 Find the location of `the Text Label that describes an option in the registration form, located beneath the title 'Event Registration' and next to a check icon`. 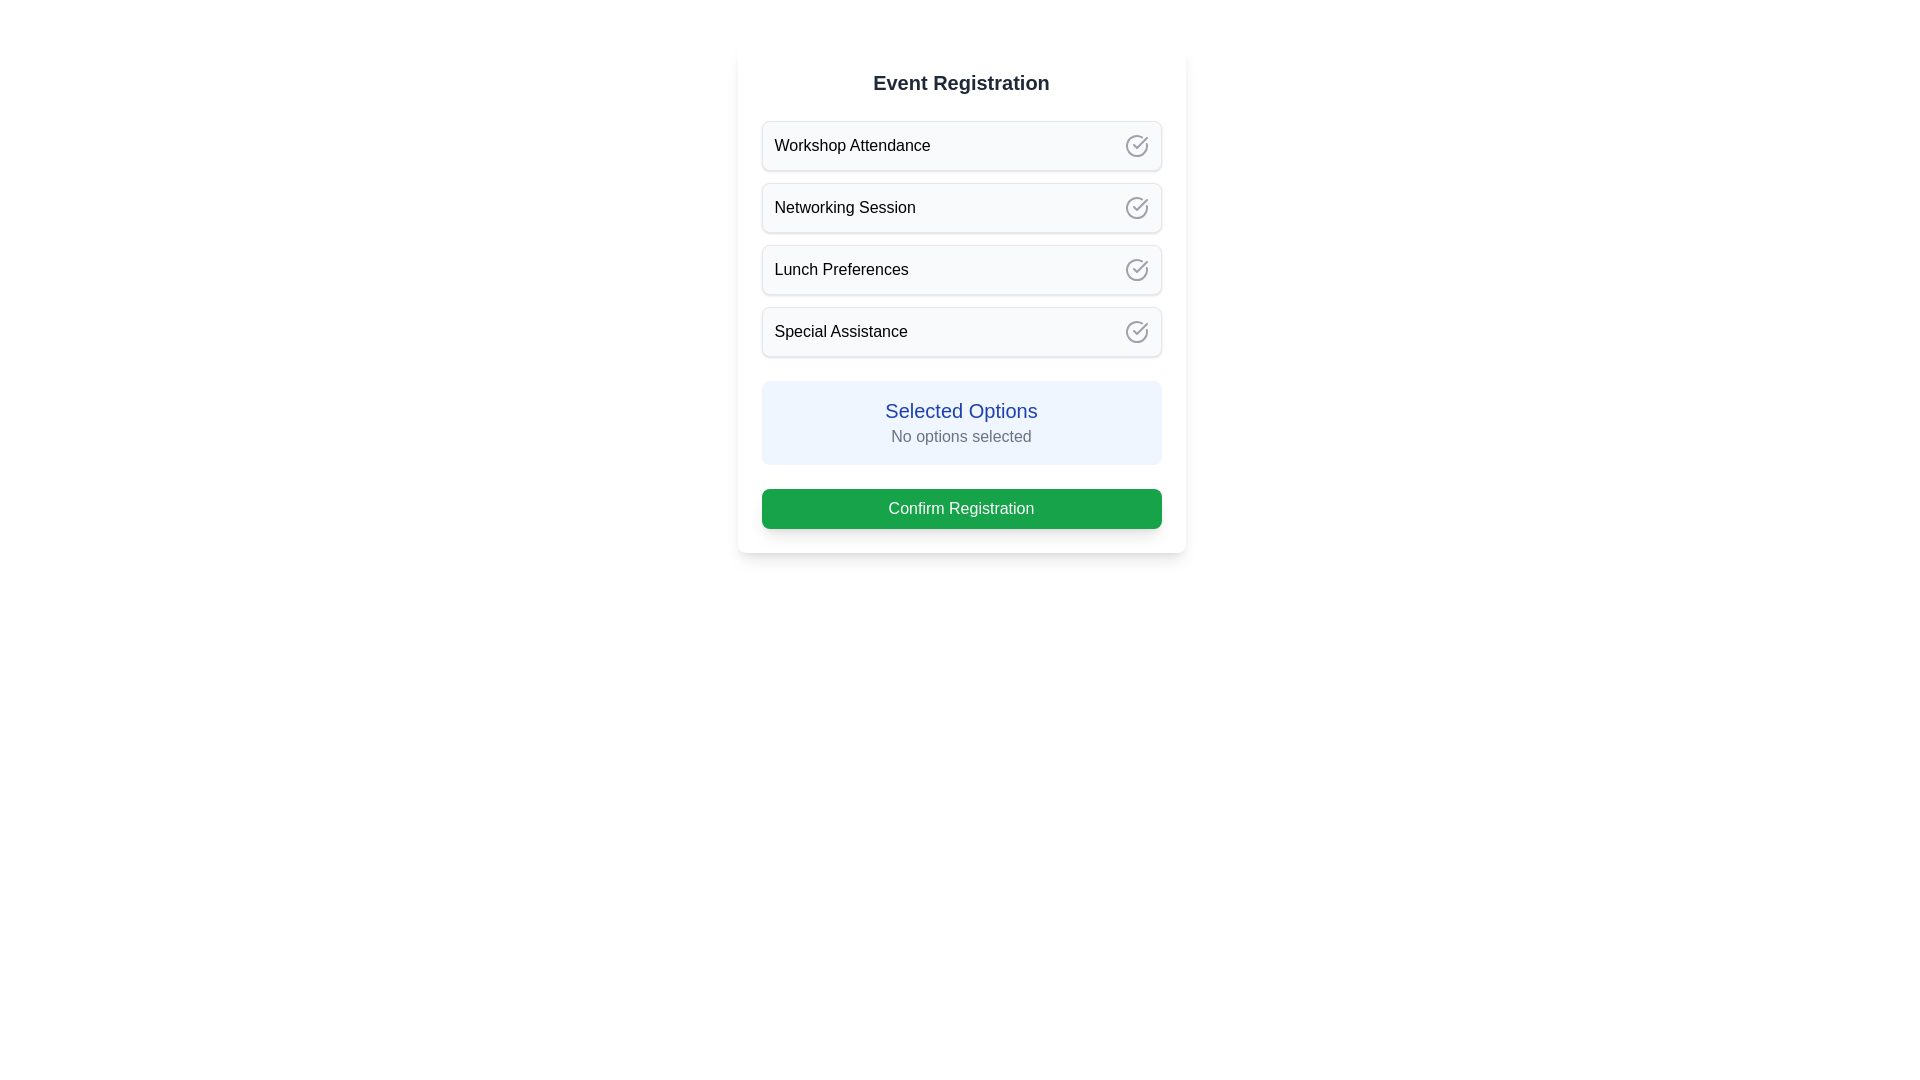

the Text Label that describes an option in the registration form, located beneath the title 'Event Registration' and next to a check icon is located at coordinates (852, 145).